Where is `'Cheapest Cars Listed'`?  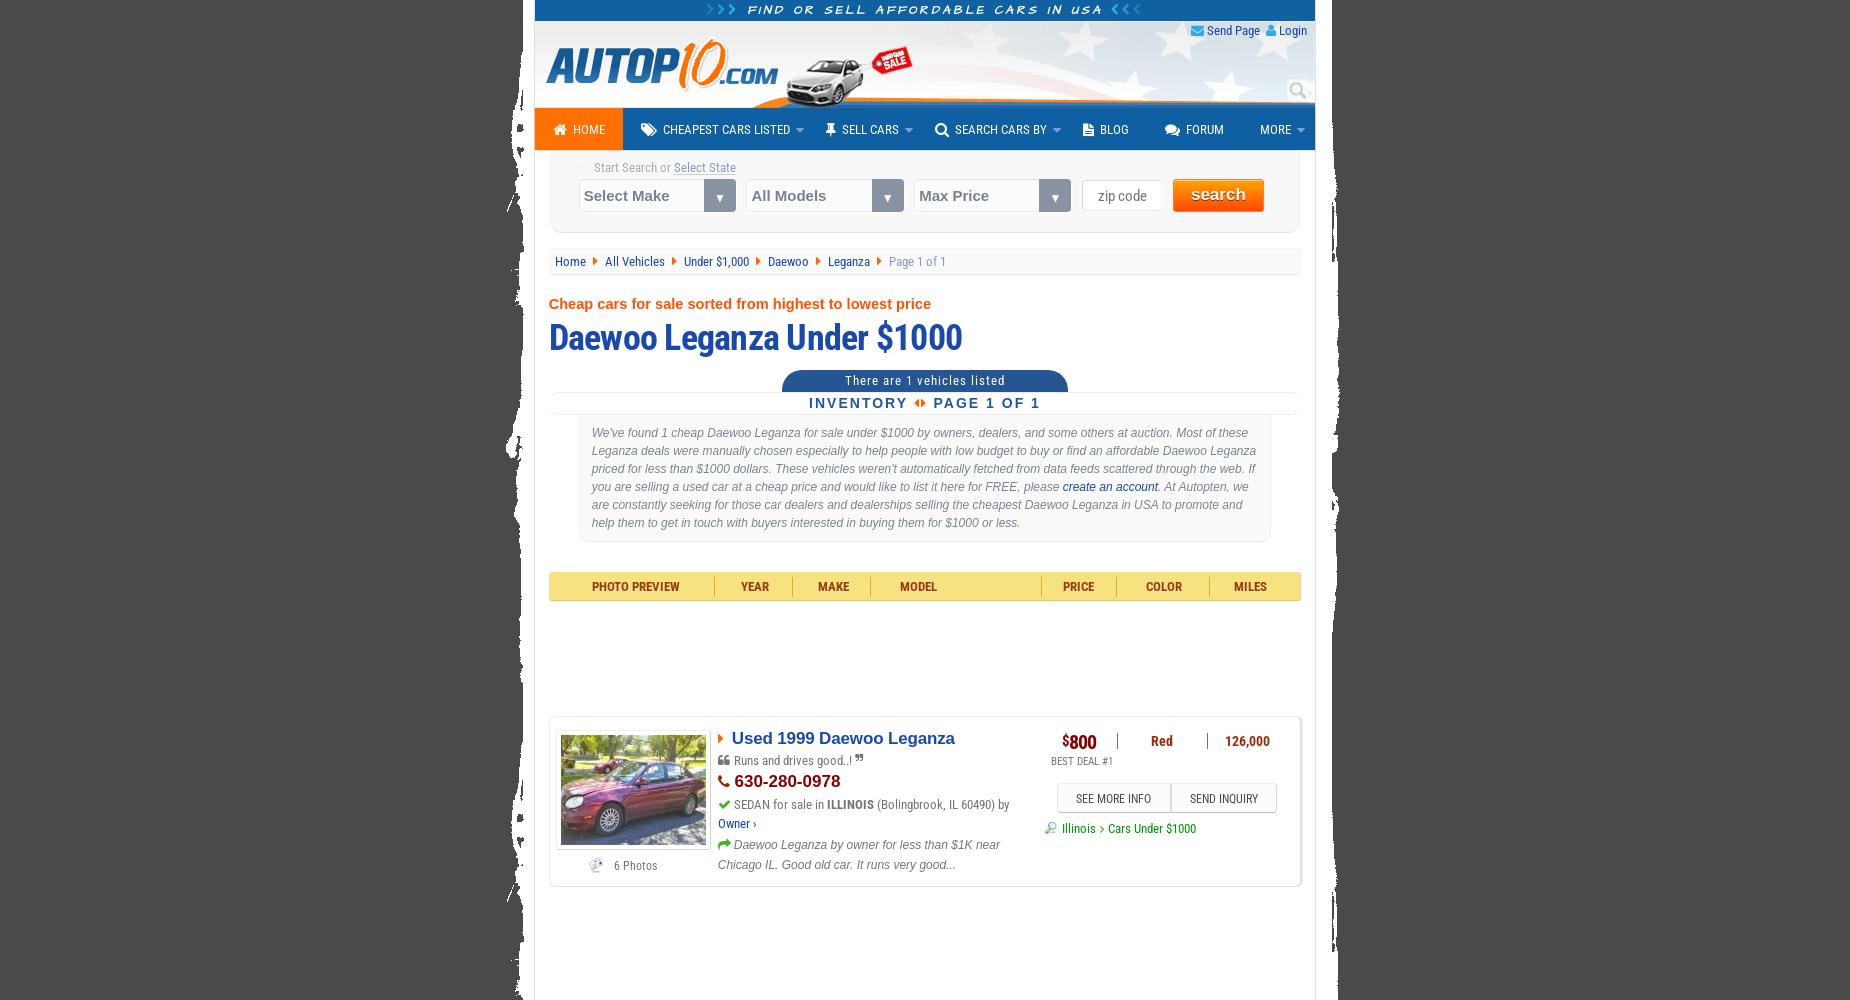 'Cheapest Cars Listed' is located at coordinates (663, 129).